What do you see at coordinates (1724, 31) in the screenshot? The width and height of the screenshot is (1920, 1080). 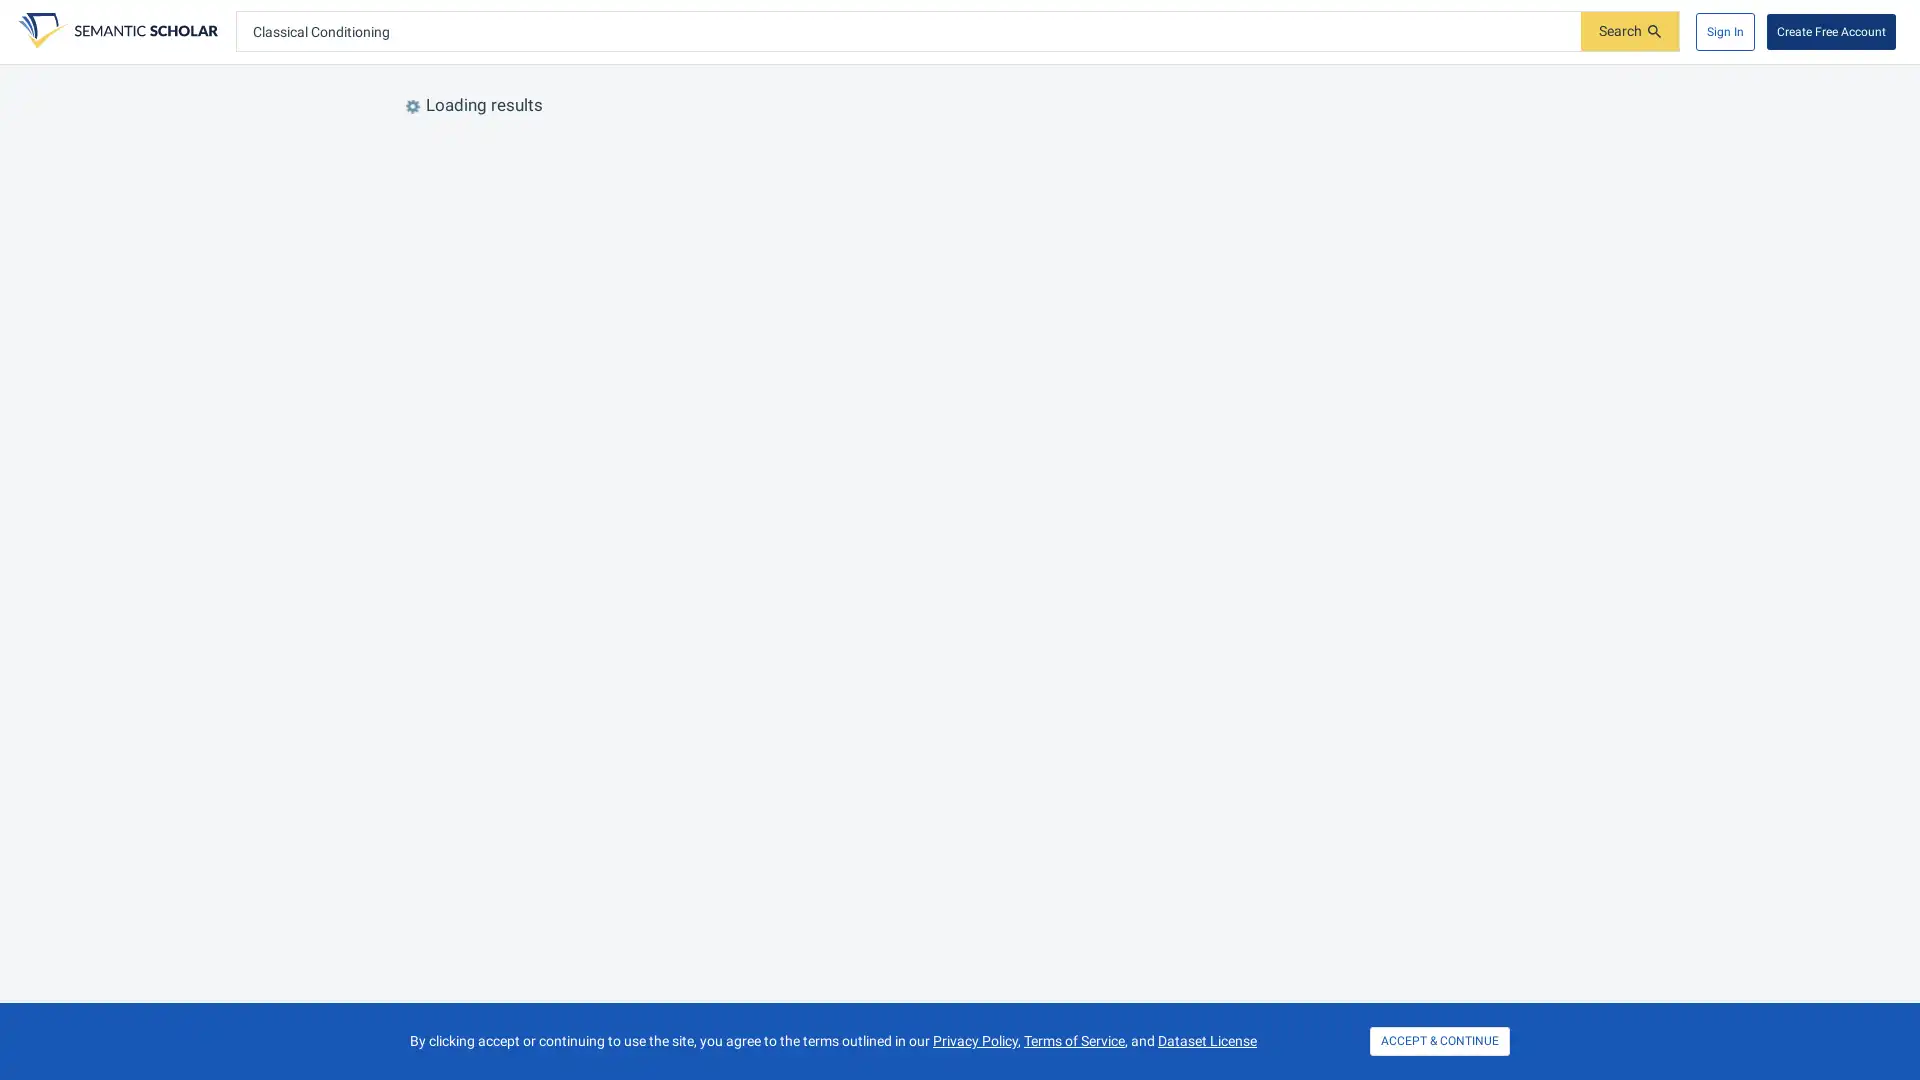 I see `Sign In` at bounding box center [1724, 31].